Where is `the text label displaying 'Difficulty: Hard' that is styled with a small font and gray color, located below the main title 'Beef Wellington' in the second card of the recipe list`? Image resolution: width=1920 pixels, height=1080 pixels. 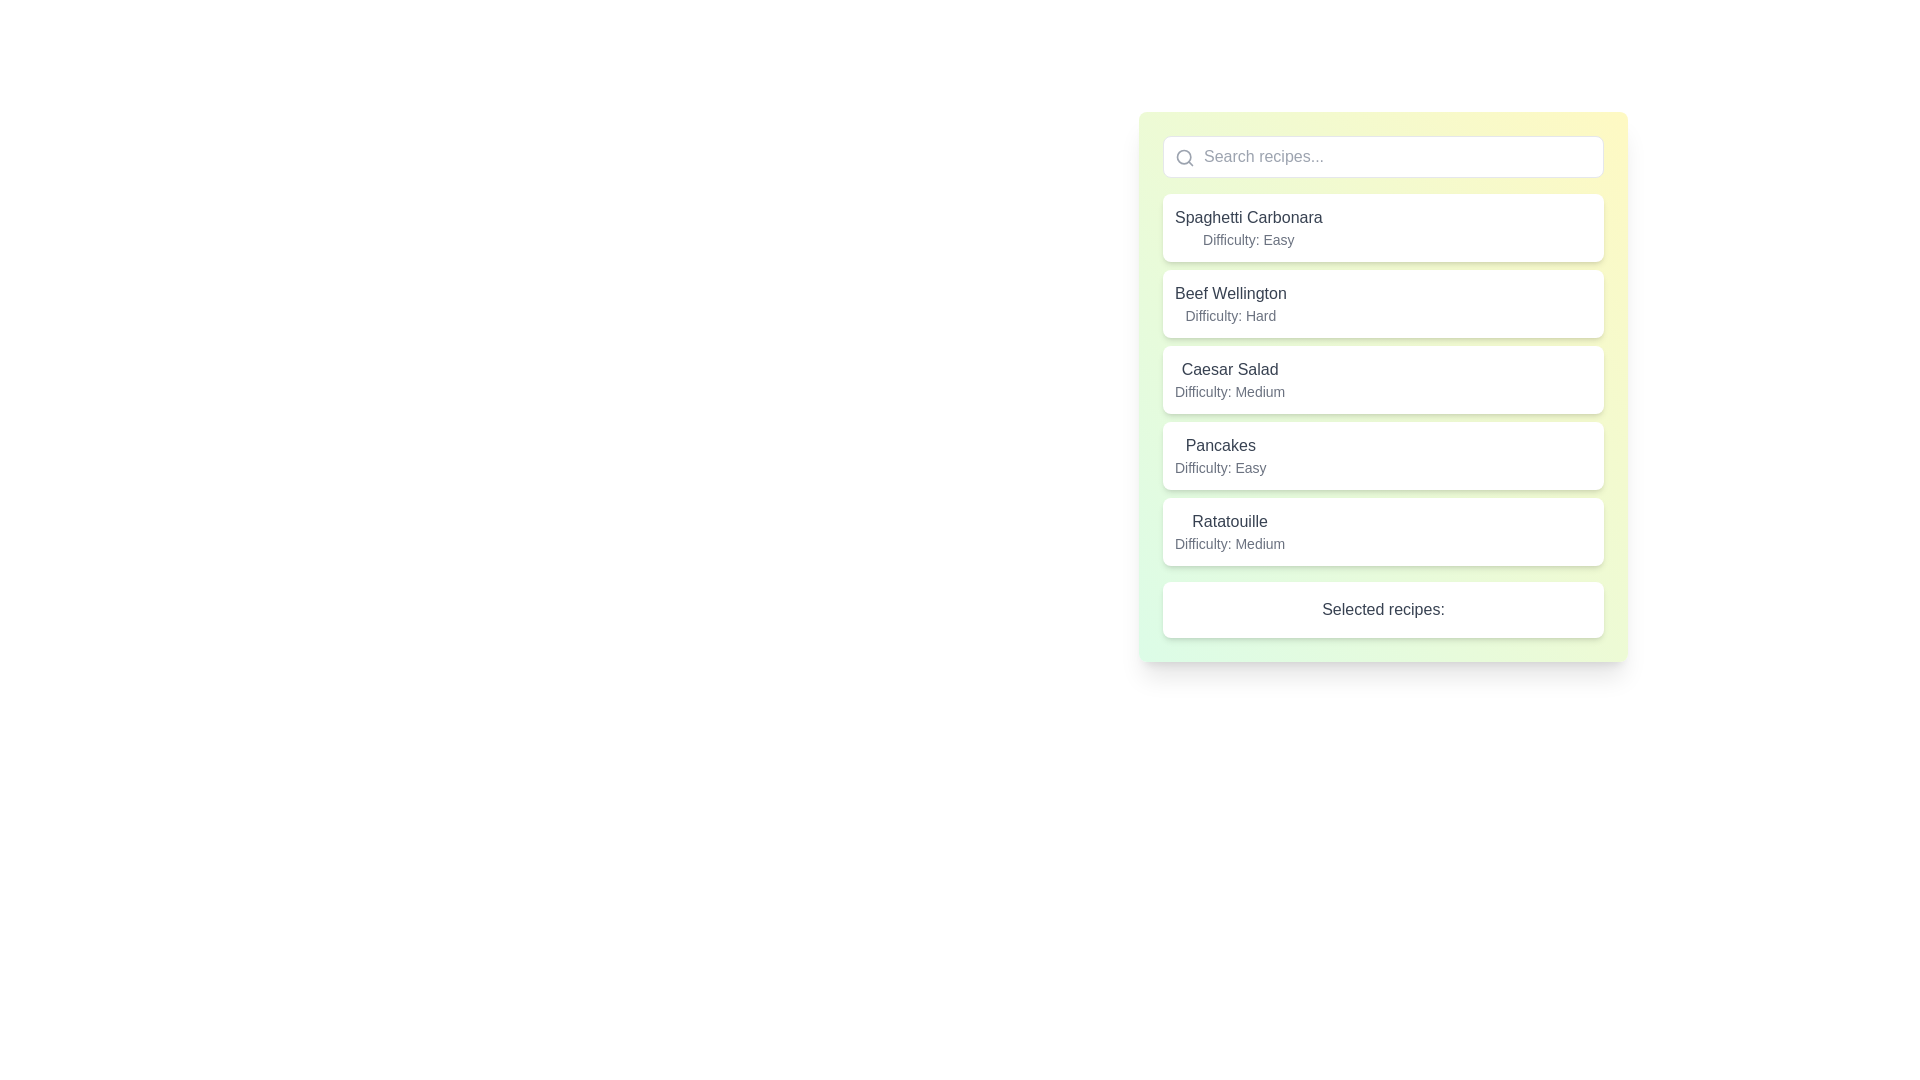
the text label displaying 'Difficulty: Hard' that is styled with a small font and gray color, located below the main title 'Beef Wellington' in the second card of the recipe list is located at coordinates (1229, 315).